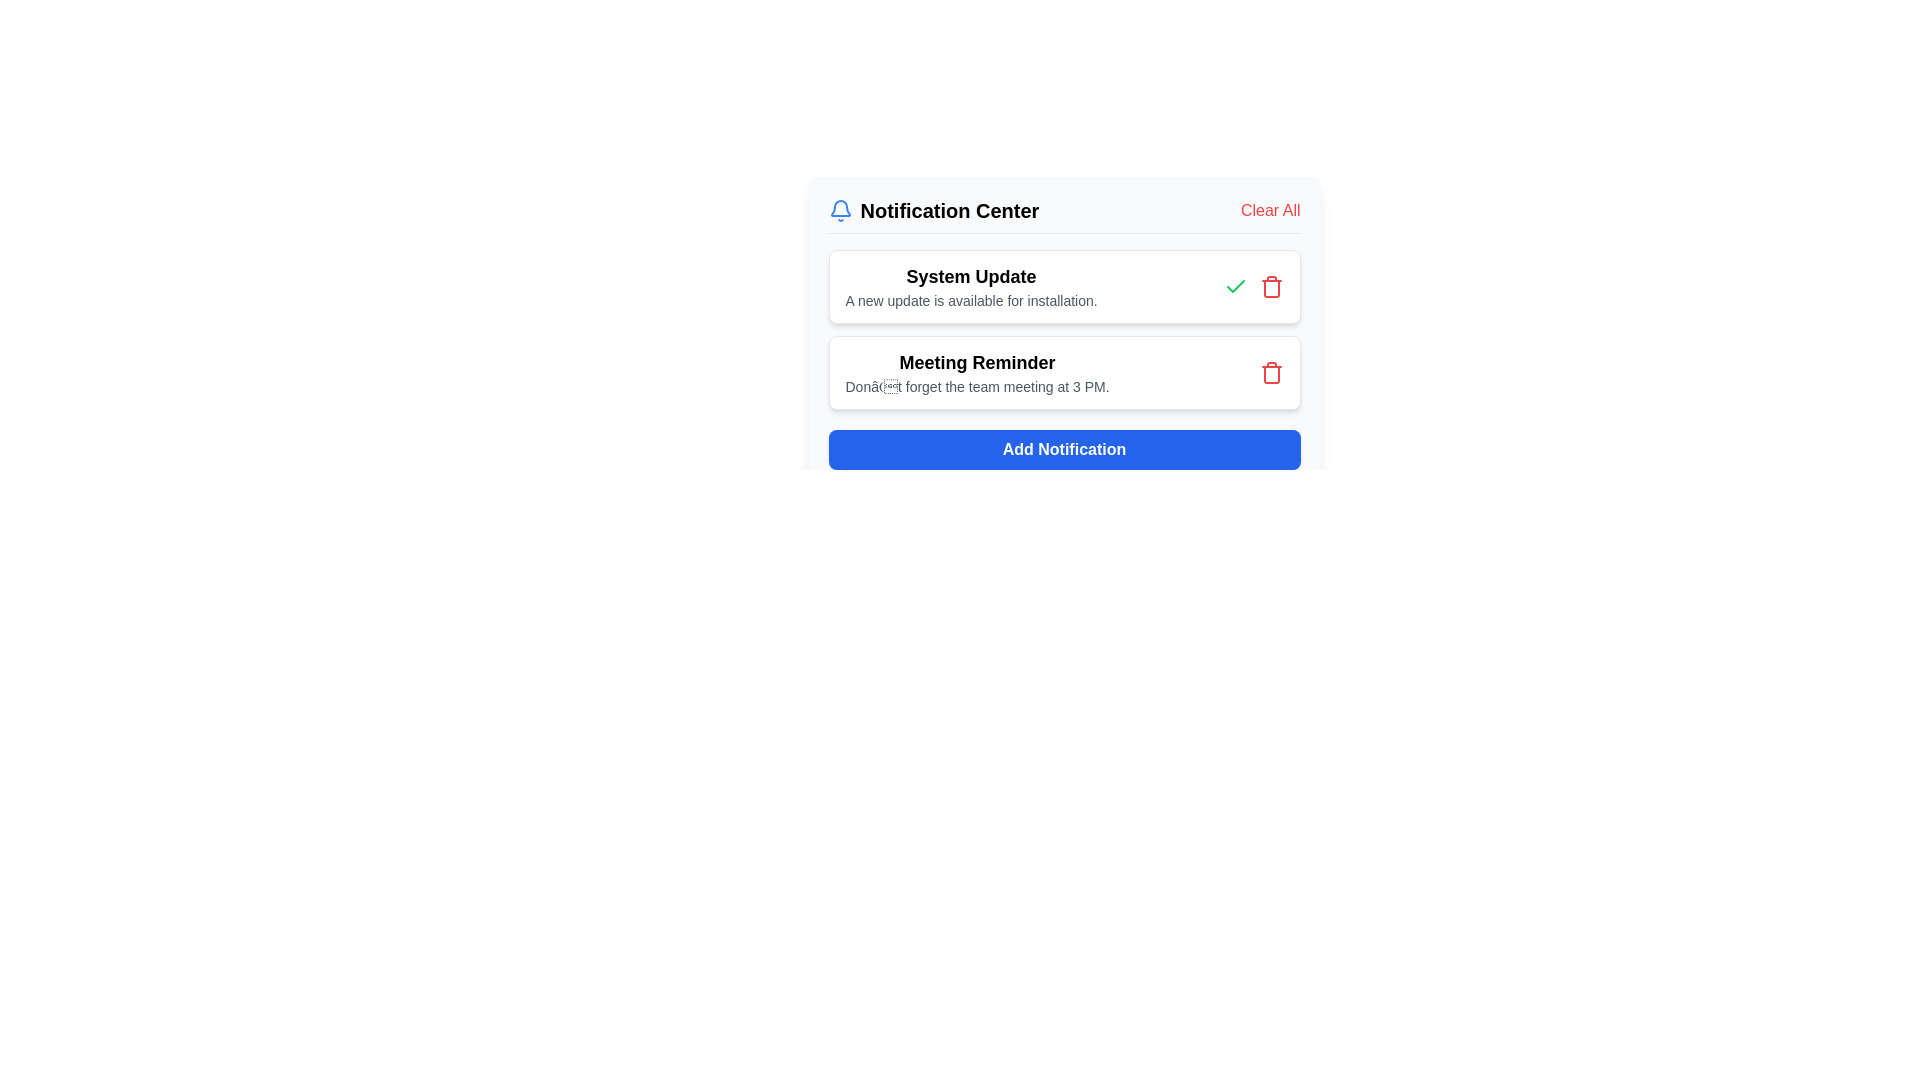 This screenshot has height=1080, width=1920. I want to click on the second notification card in the Notification Center which reminds about an upcoming team meeting at 3 PM, so click(1063, 373).